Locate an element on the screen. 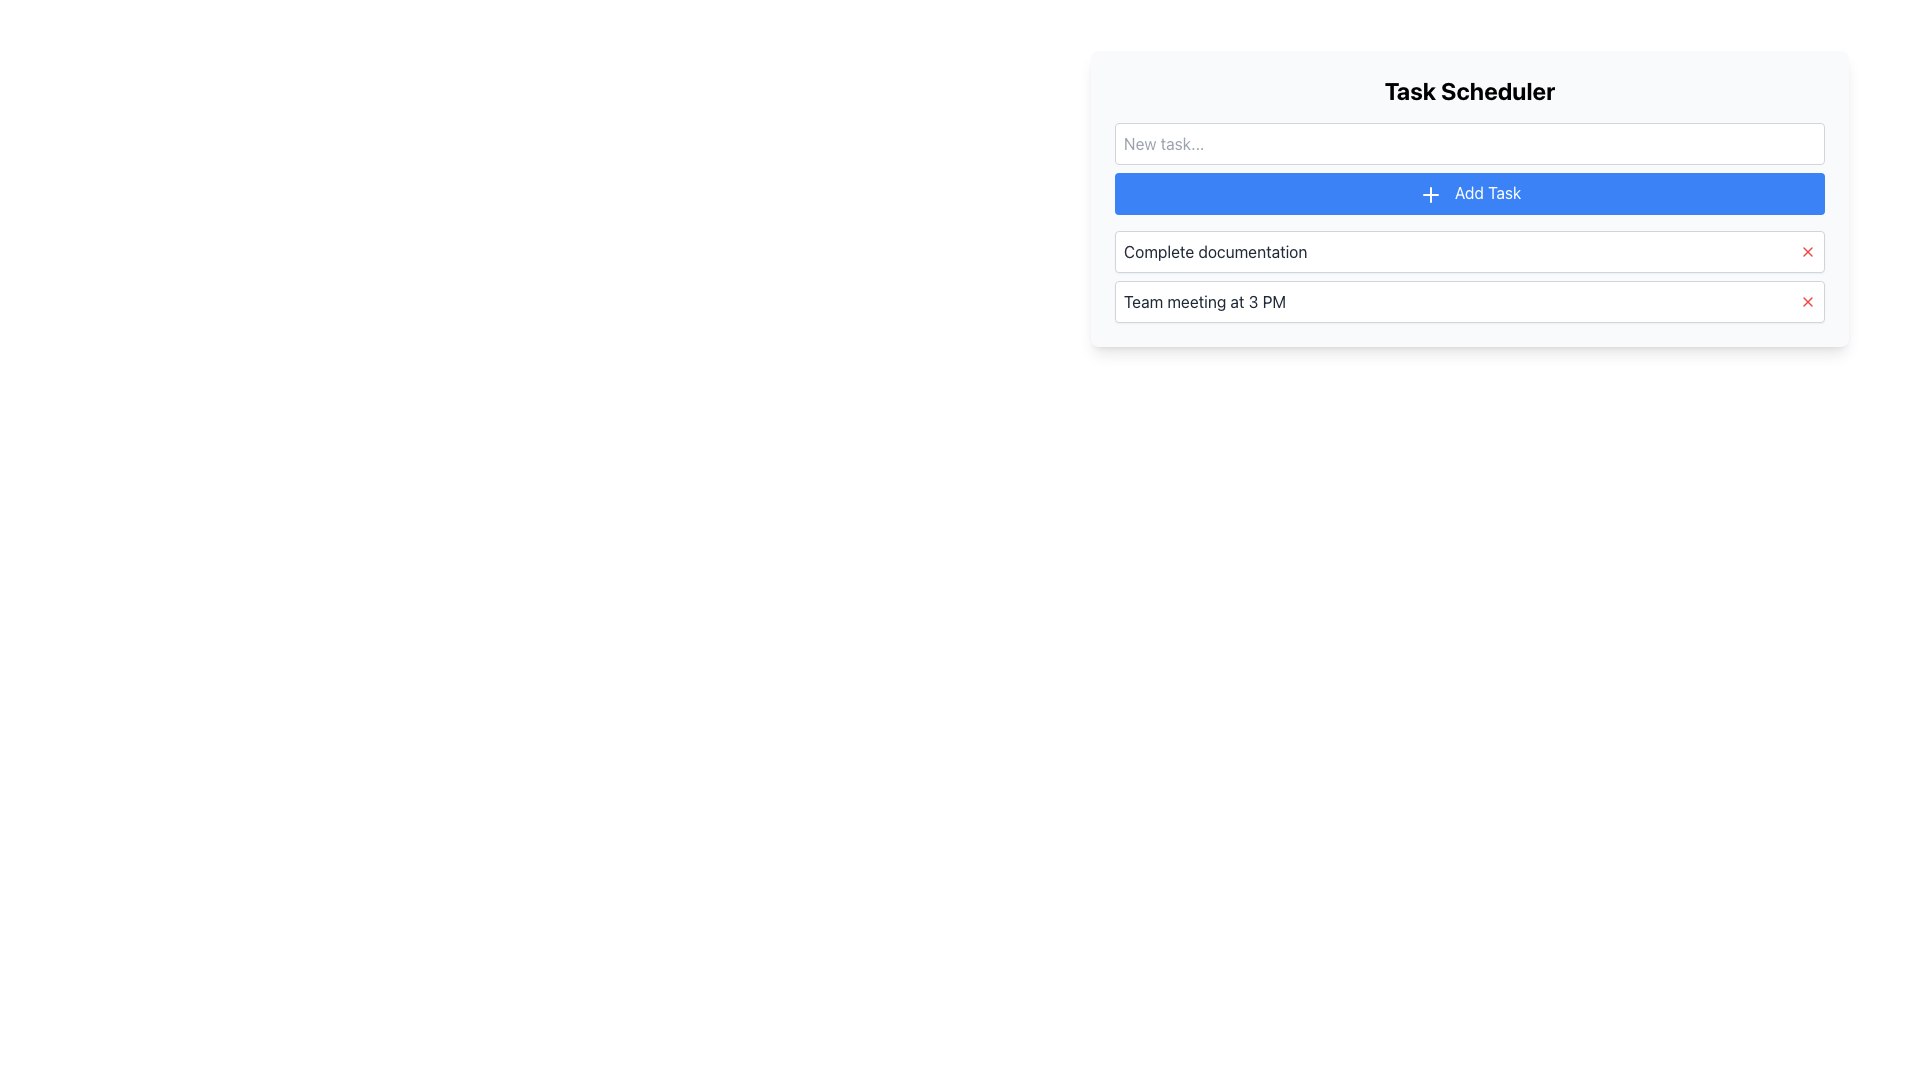 This screenshot has width=1920, height=1080. the first task list item labeled 'Complete documentation' in the 'Task Scheduler' box, which is visually represented as a white rectangular box with a light gray border and a small red 'x' icon on the right is located at coordinates (1469, 249).